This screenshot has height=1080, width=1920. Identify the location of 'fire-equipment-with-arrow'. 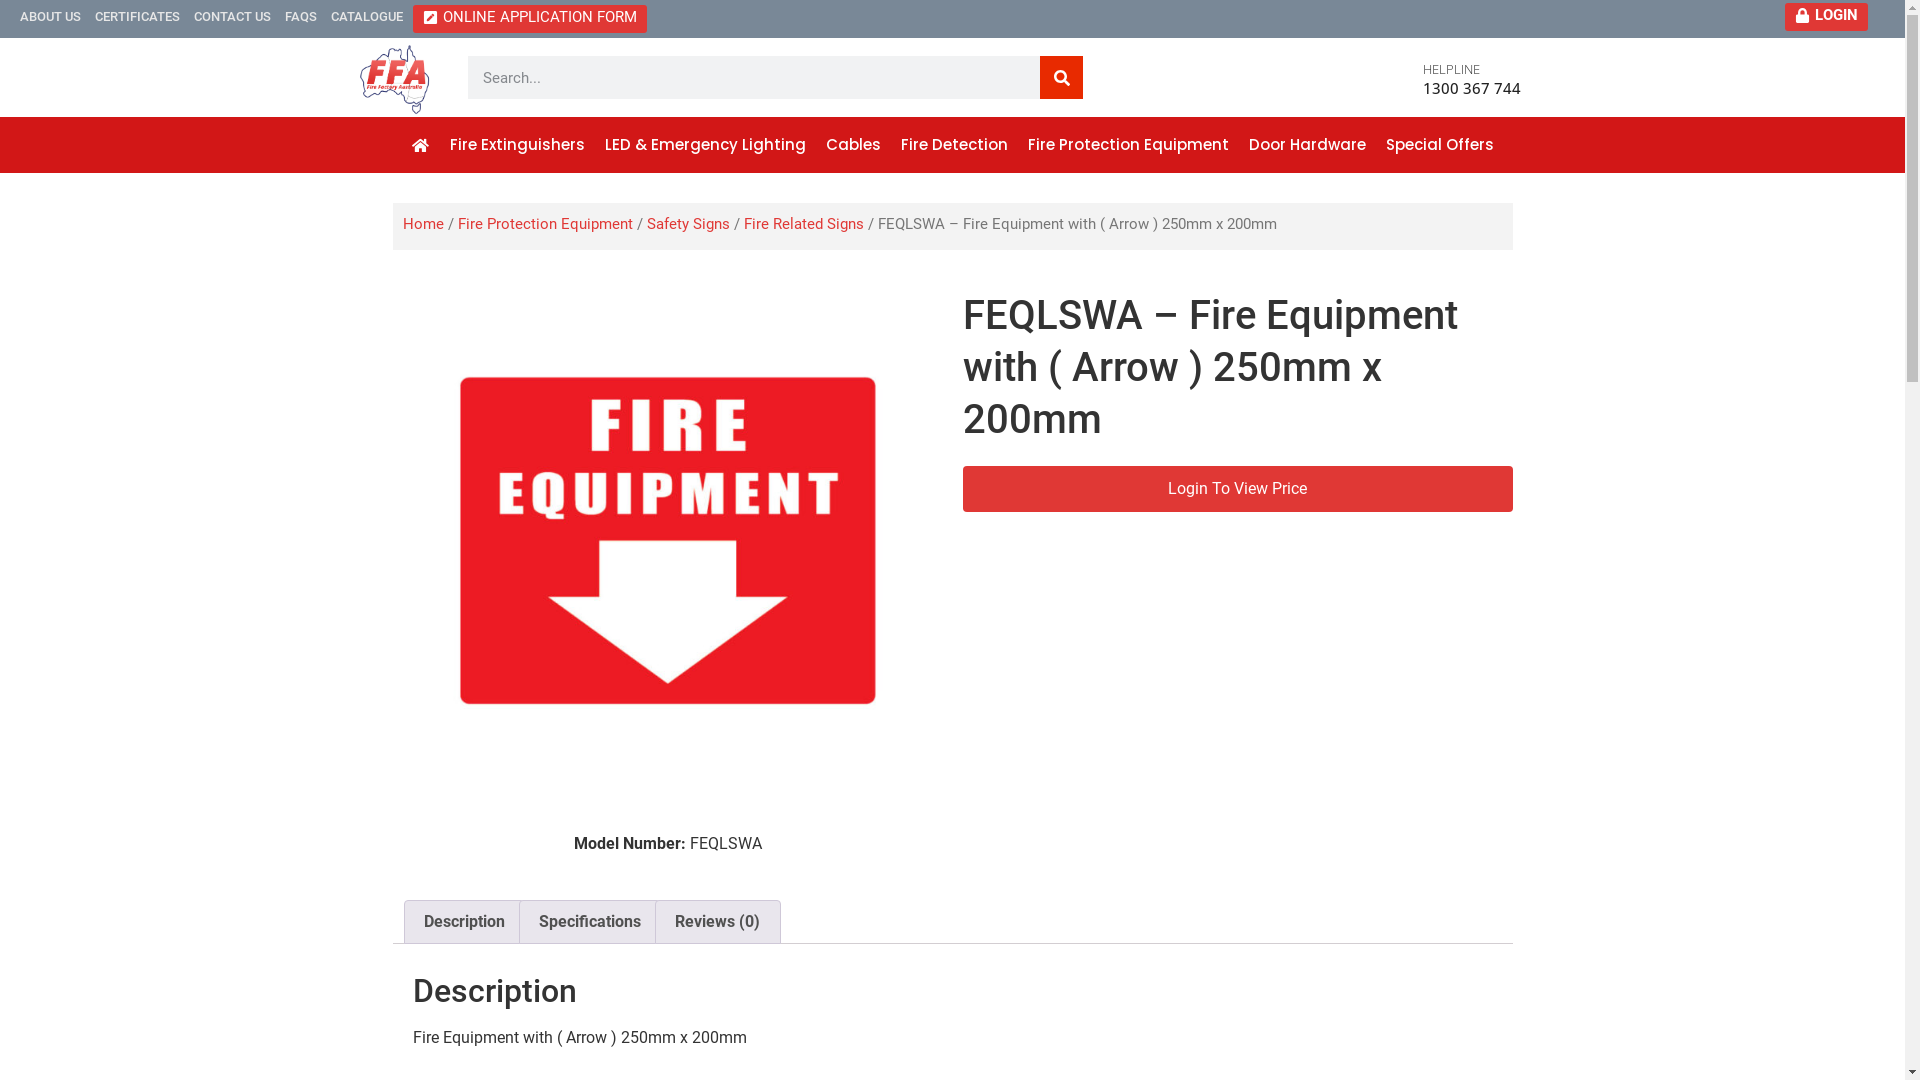
(667, 540).